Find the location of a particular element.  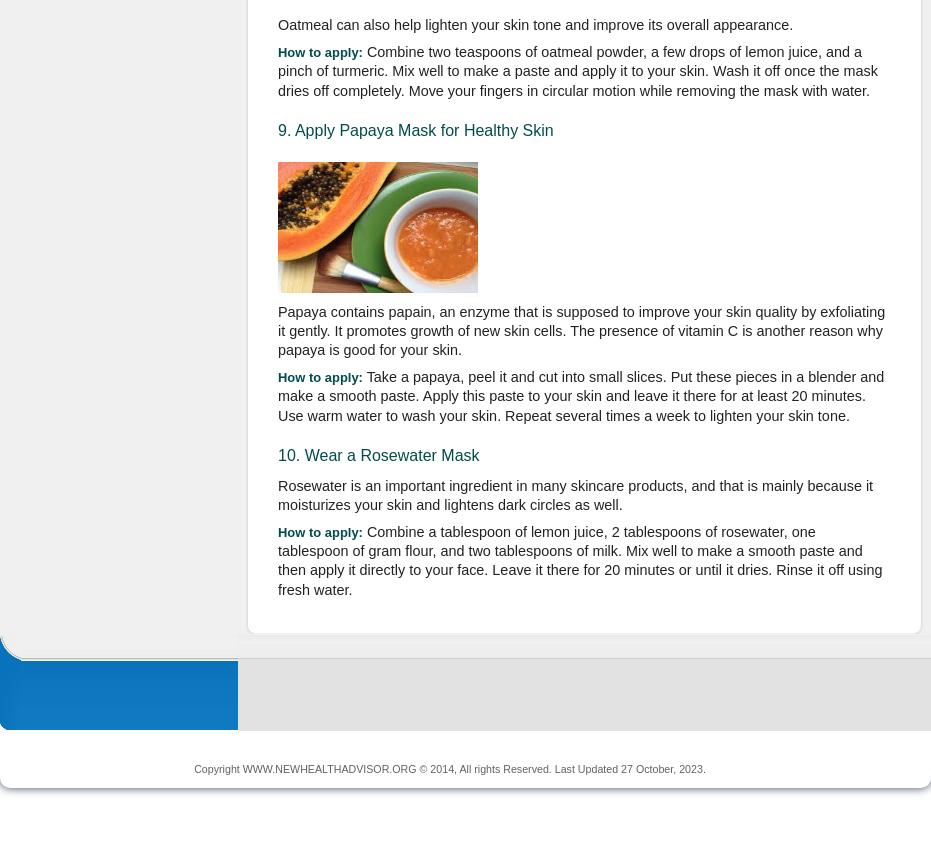

'Combine a tablespoon of lemon juice, 2 tablespoons of rosewater, one tablespoon of gram flour, and two tablespoons of milk. Mix well to make a smooth paste and then apply it directly to your face. Leave it there for 20 minutes or until it dries. Rinse it off using fresh water.' is located at coordinates (276, 558).